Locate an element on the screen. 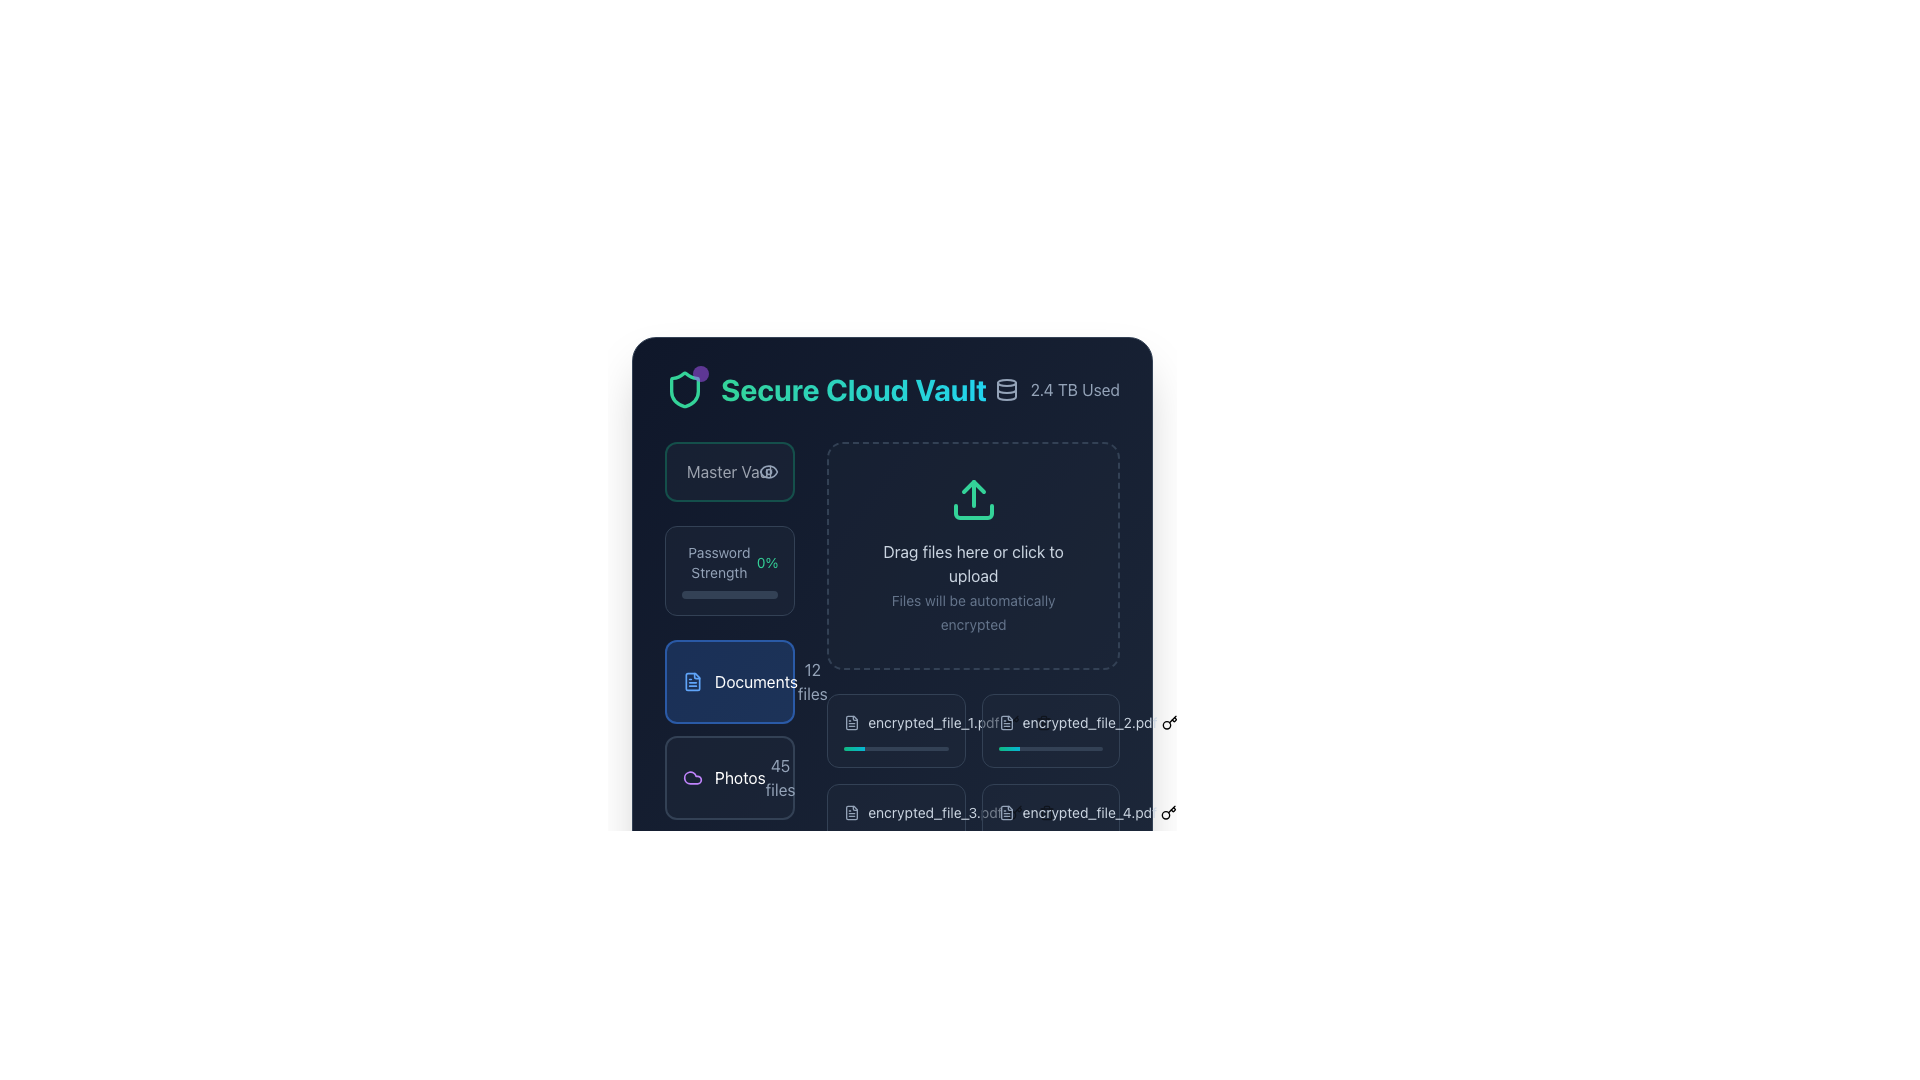  the key icon element, which is styled as a key symbol and located adjacent to the filename 'encrypted_file_4.pdf' in the file list interface is located at coordinates (1014, 813).